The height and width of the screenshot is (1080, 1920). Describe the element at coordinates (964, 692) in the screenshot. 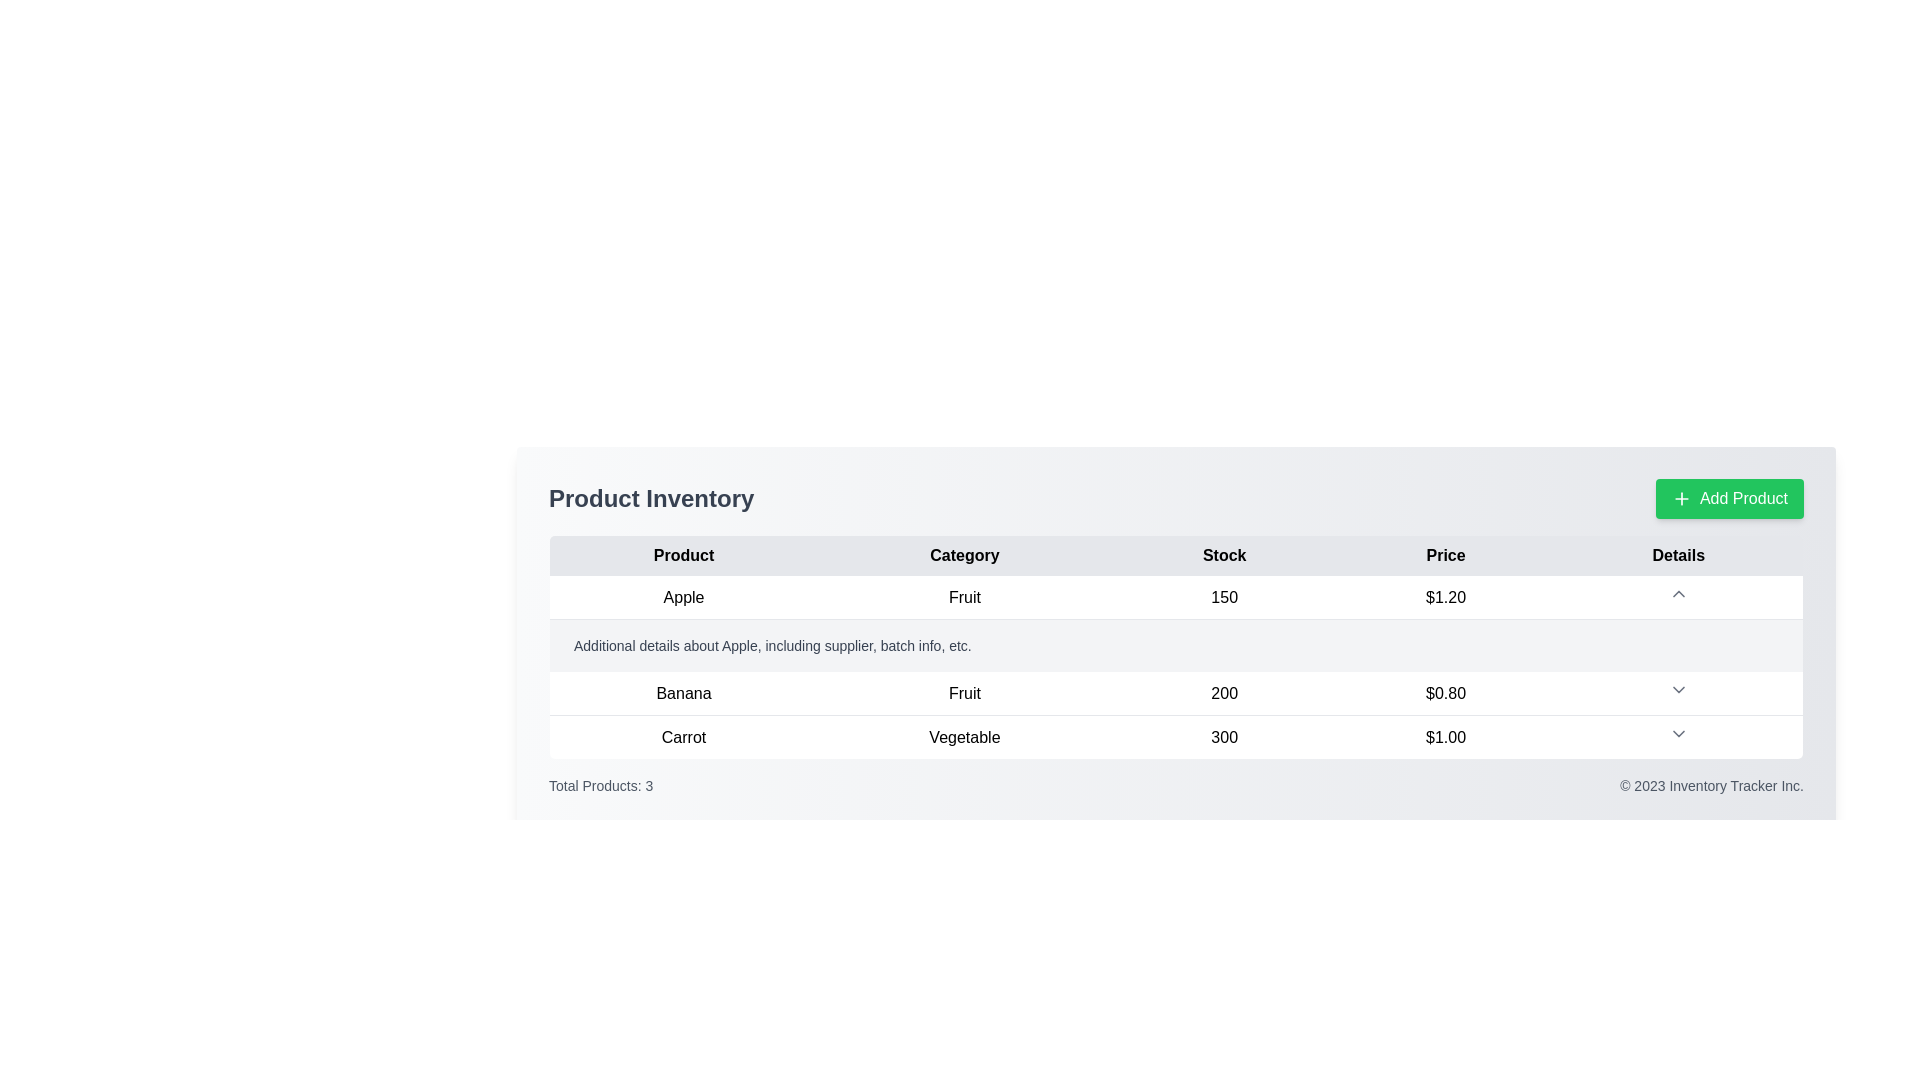

I see `the category label for 'Banana' in the table, which classifies it under the 'Fruit' category` at that location.